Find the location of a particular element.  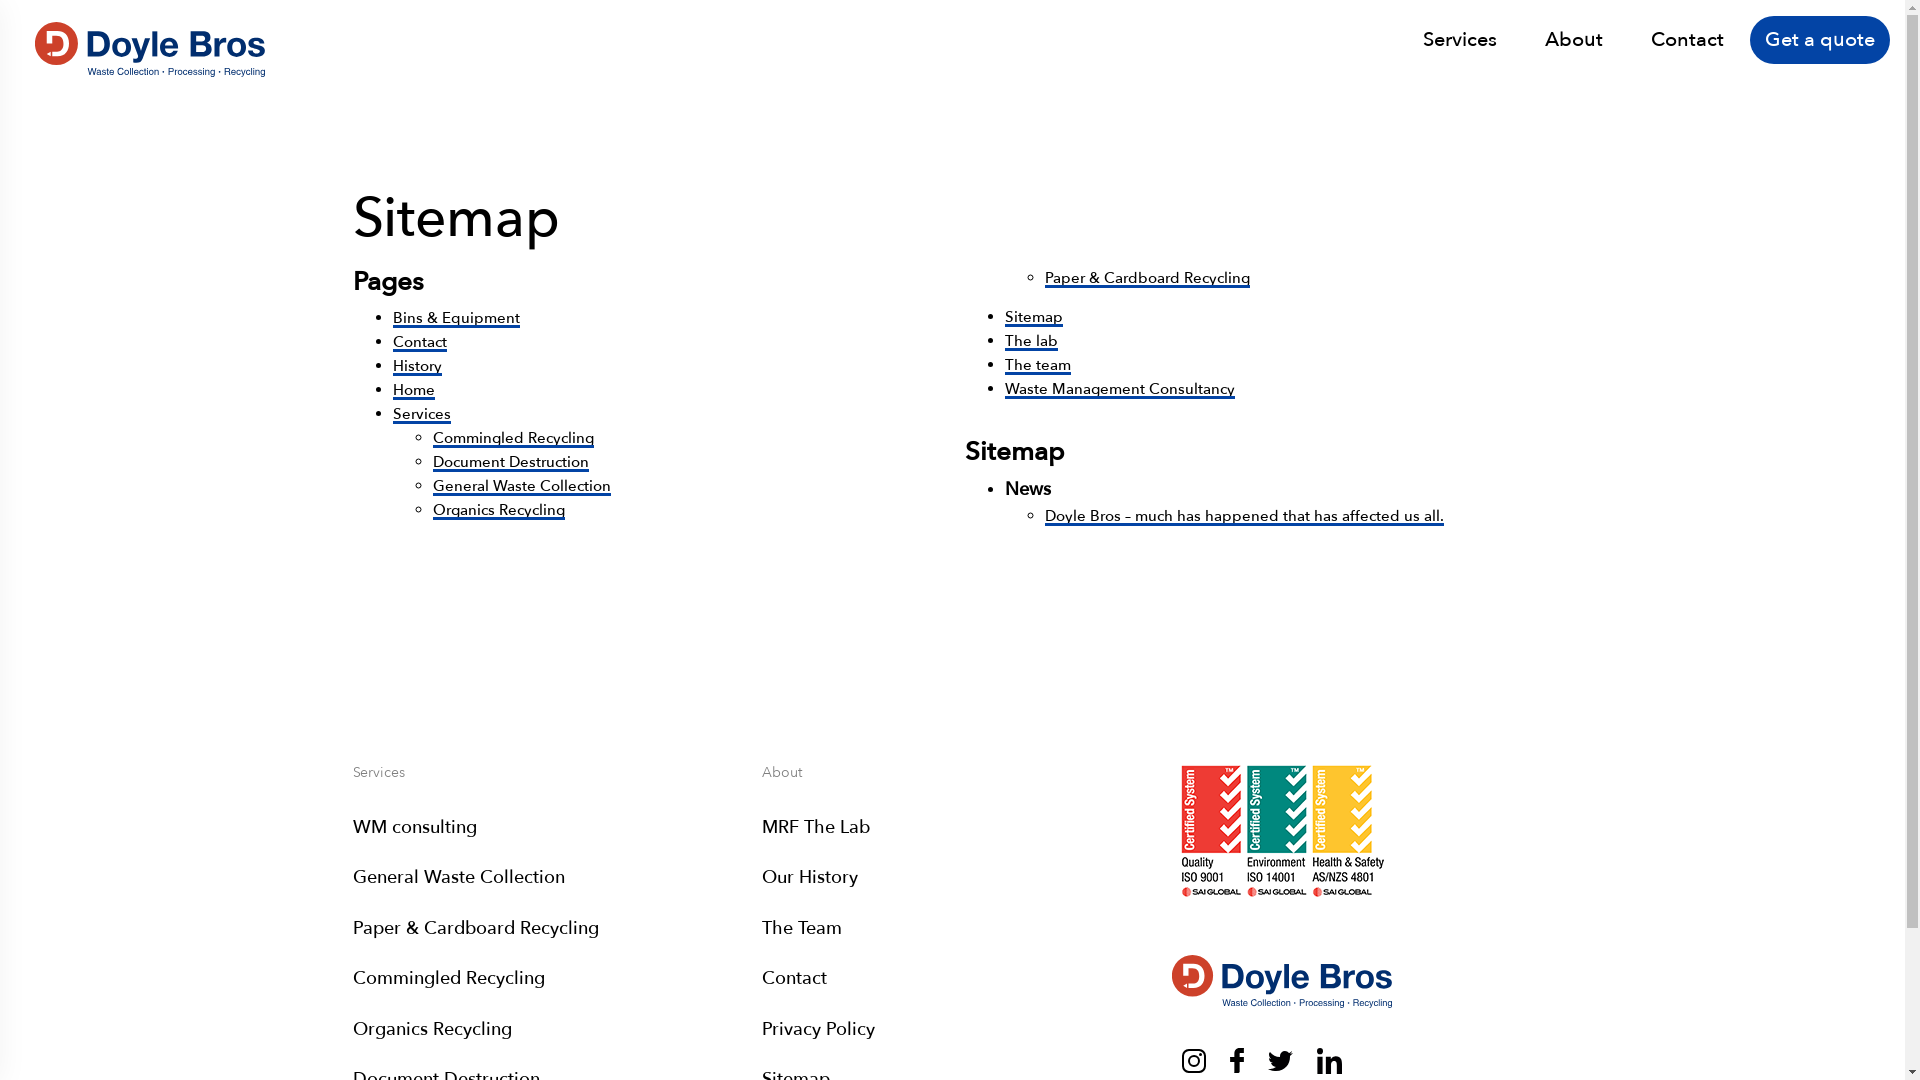

'WM consulting' is located at coordinates (412, 827).